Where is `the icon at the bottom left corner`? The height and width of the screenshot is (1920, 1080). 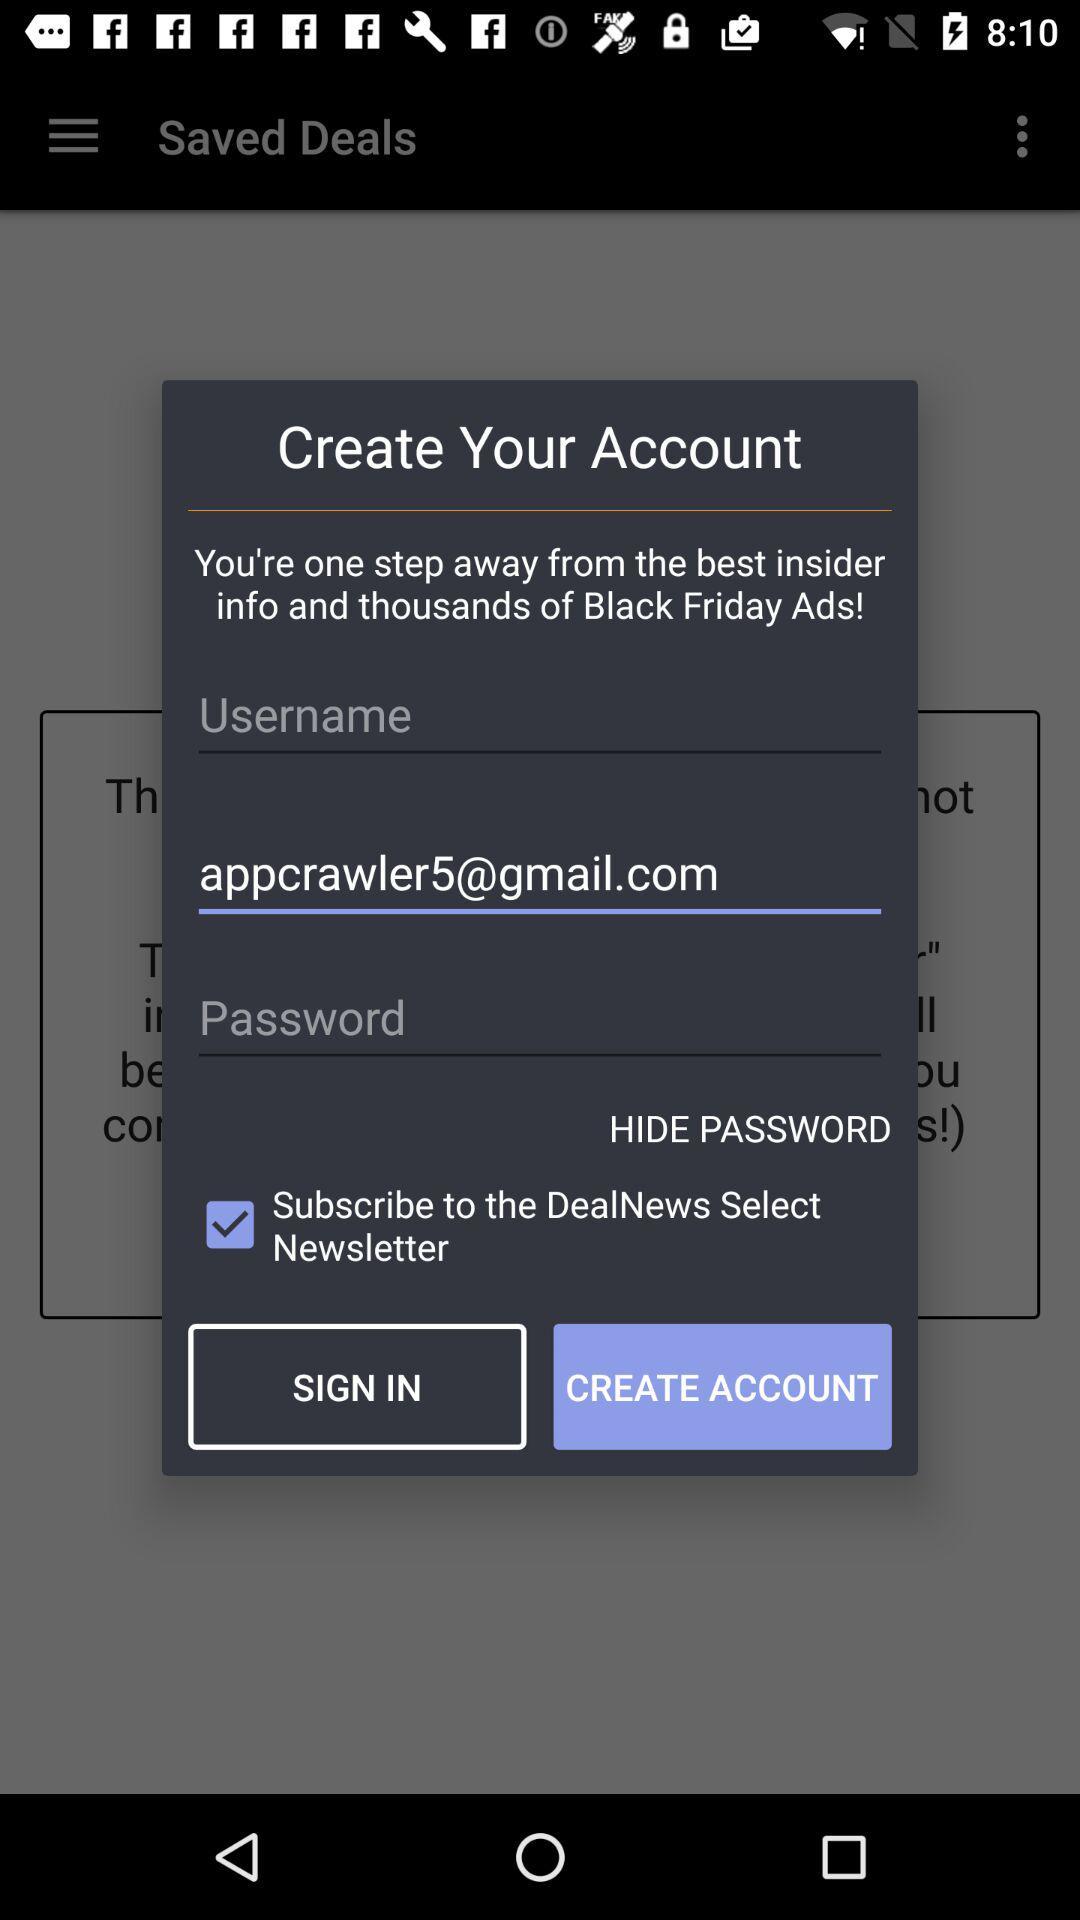 the icon at the bottom left corner is located at coordinates (356, 1385).